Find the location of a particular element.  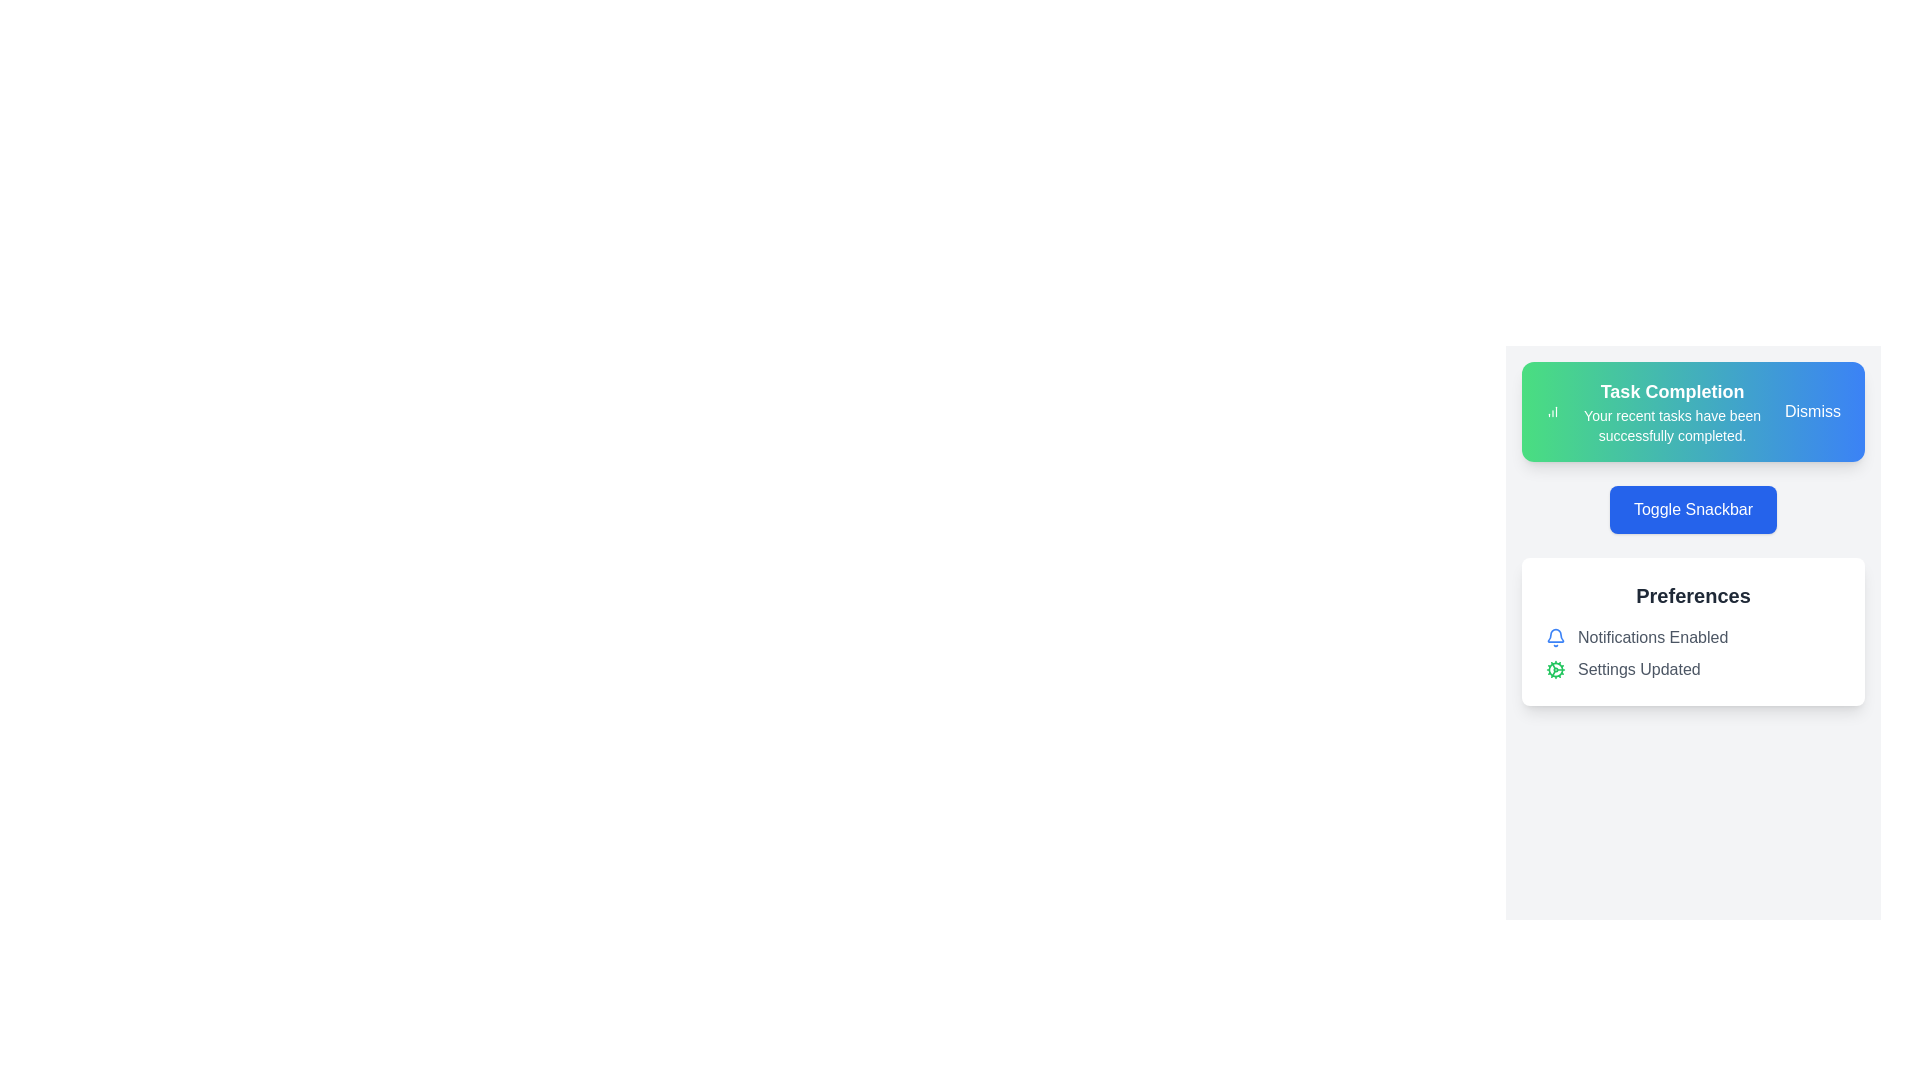

the 'Preferences' section to observe its title and content is located at coordinates (1692, 632).